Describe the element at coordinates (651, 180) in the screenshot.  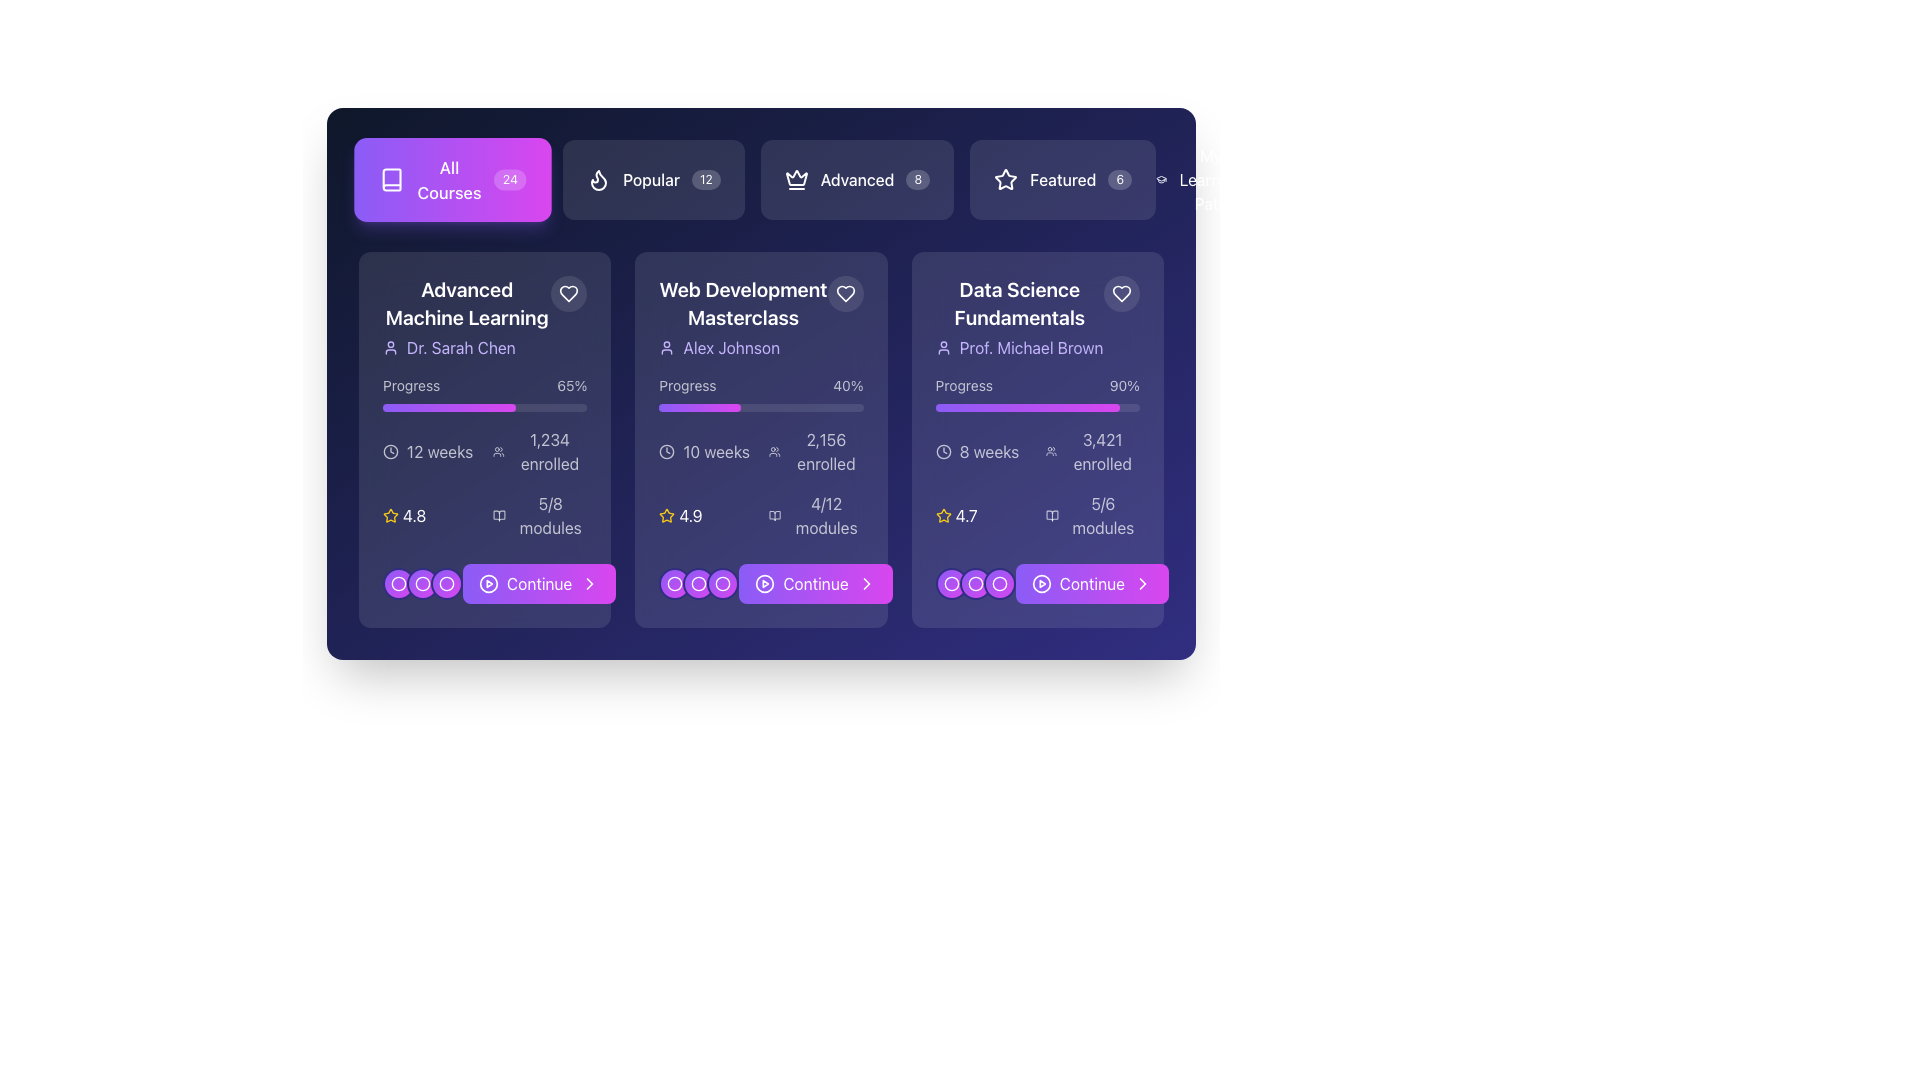
I see `text displayed on the 'Popular' label located in the top-left section of the interface, positioned between an icon and a badge showing '12'` at that location.